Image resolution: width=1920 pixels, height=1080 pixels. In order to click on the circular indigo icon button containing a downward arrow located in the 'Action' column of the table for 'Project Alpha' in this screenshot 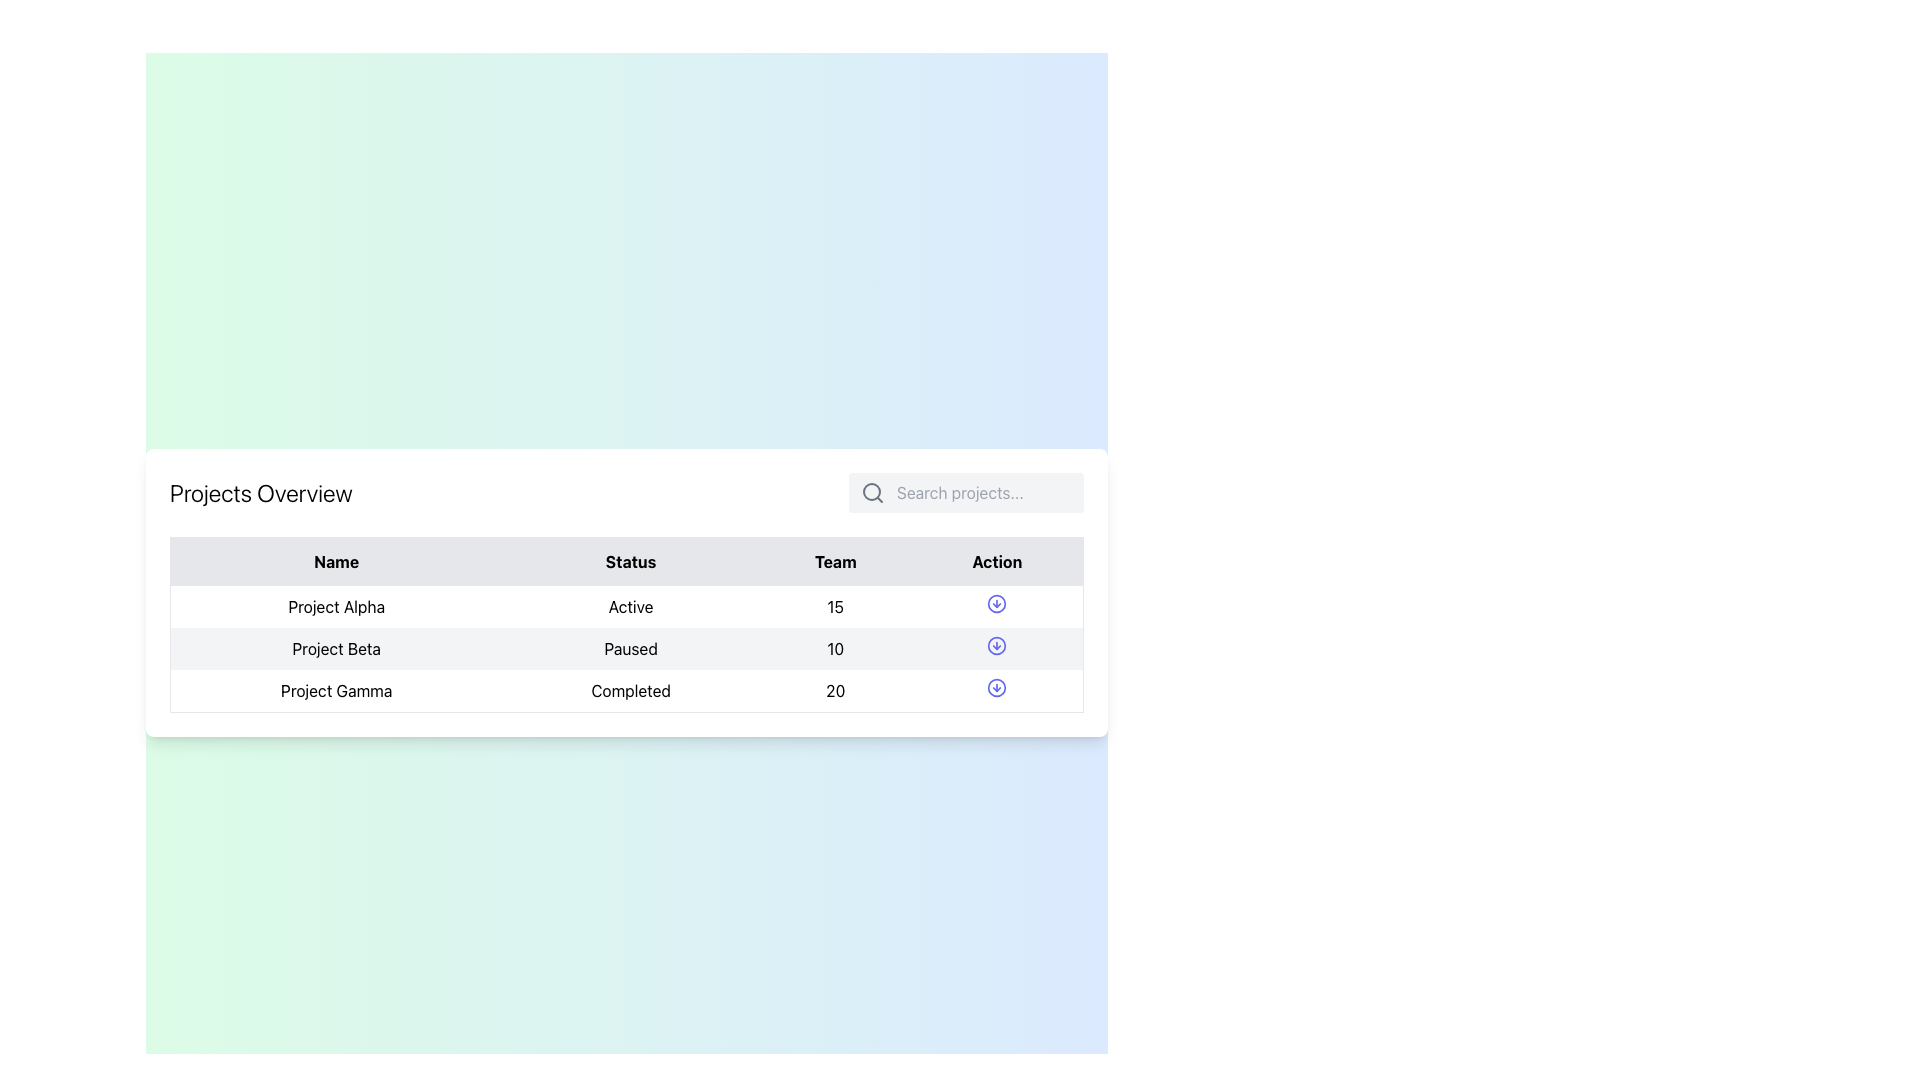, I will do `click(997, 603)`.